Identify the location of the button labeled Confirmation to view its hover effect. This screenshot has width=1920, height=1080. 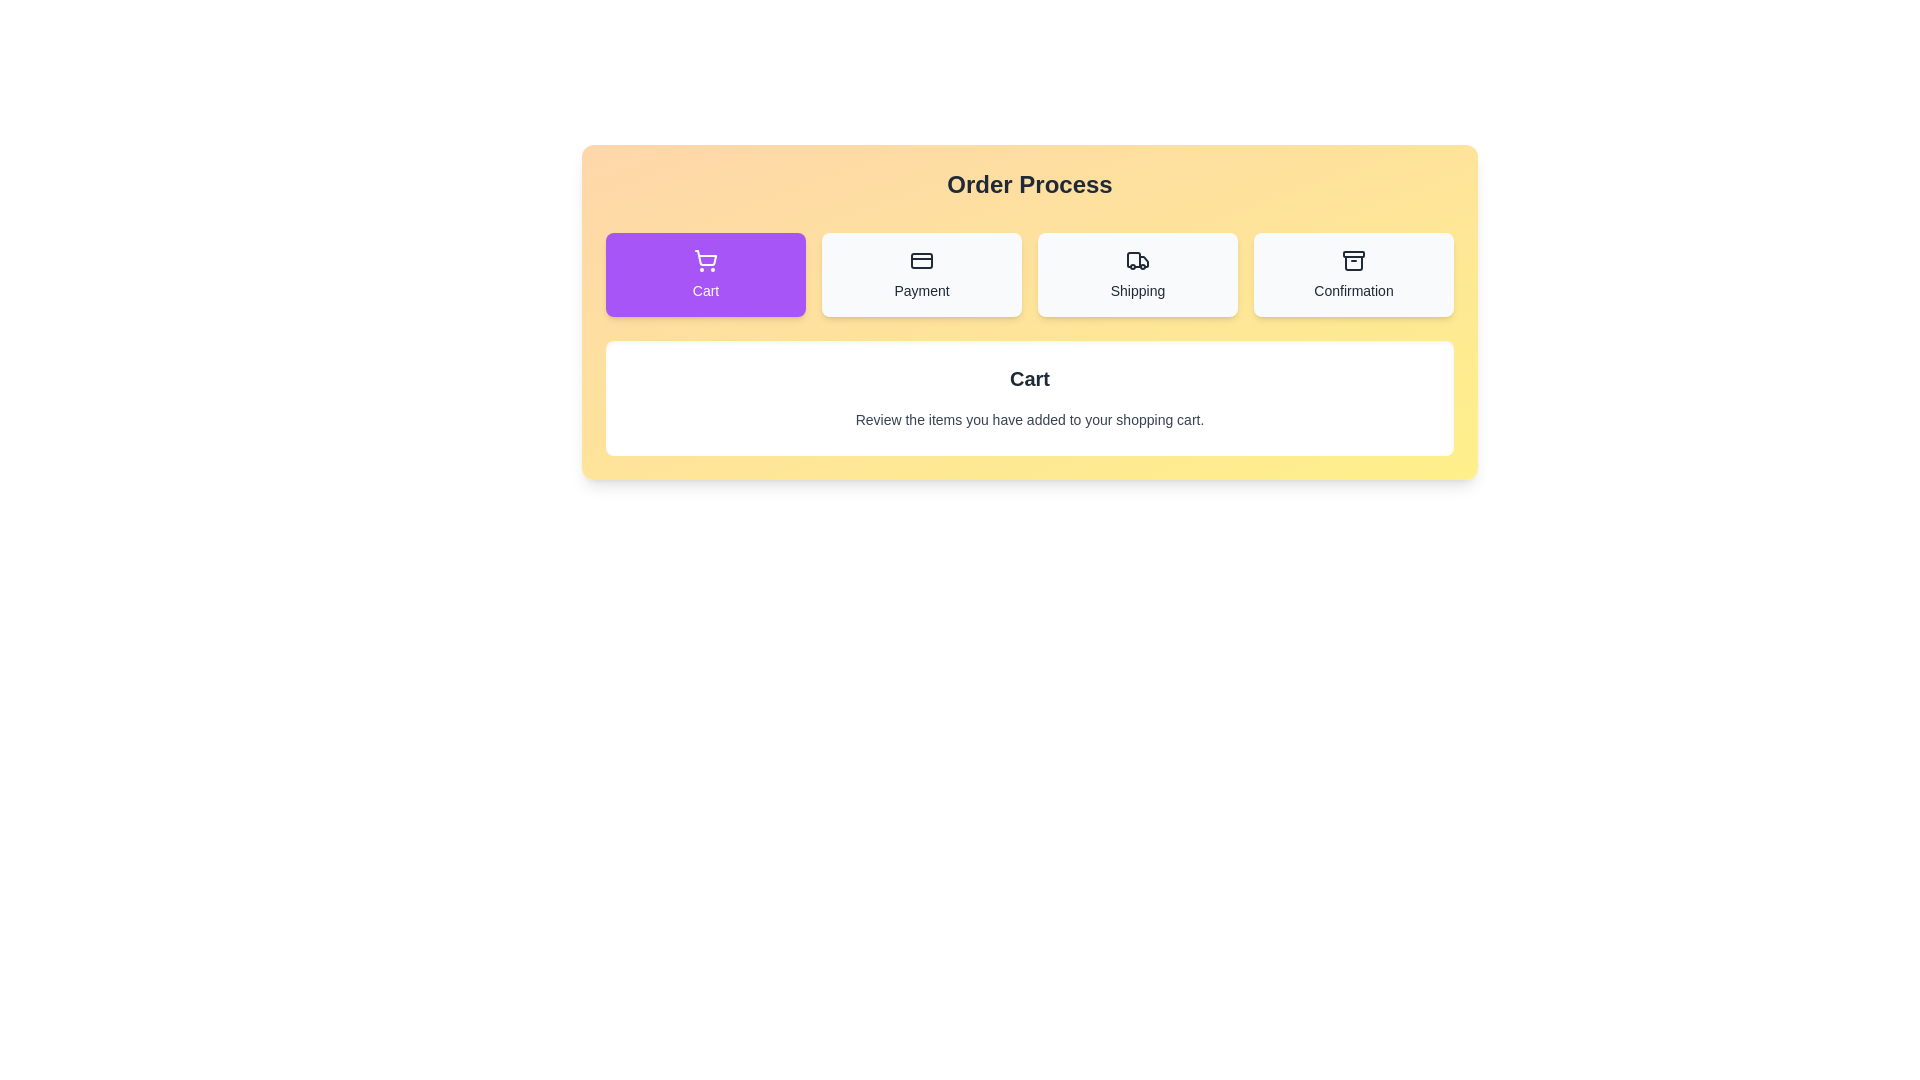
(1353, 274).